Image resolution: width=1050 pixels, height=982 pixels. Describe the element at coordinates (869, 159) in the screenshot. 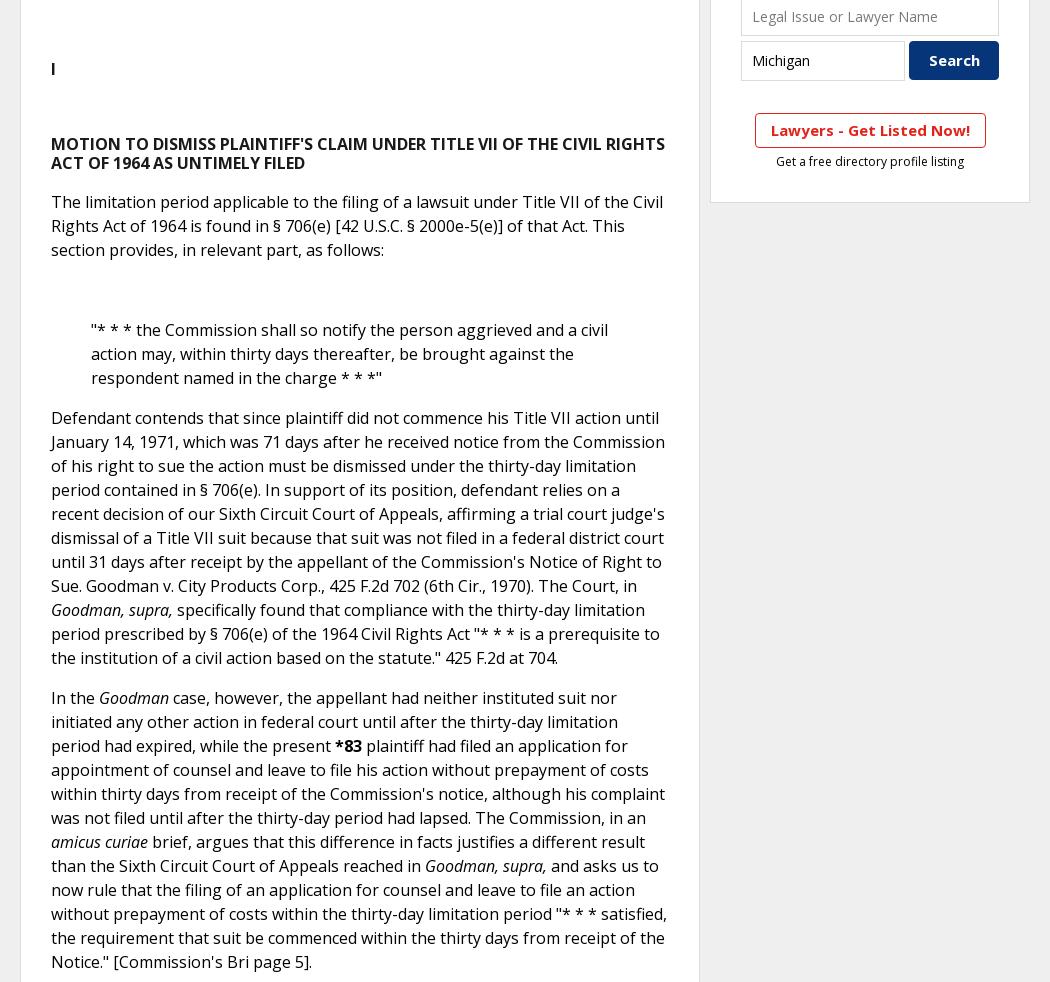

I see `'Get a free directory profile listing'` at that location.